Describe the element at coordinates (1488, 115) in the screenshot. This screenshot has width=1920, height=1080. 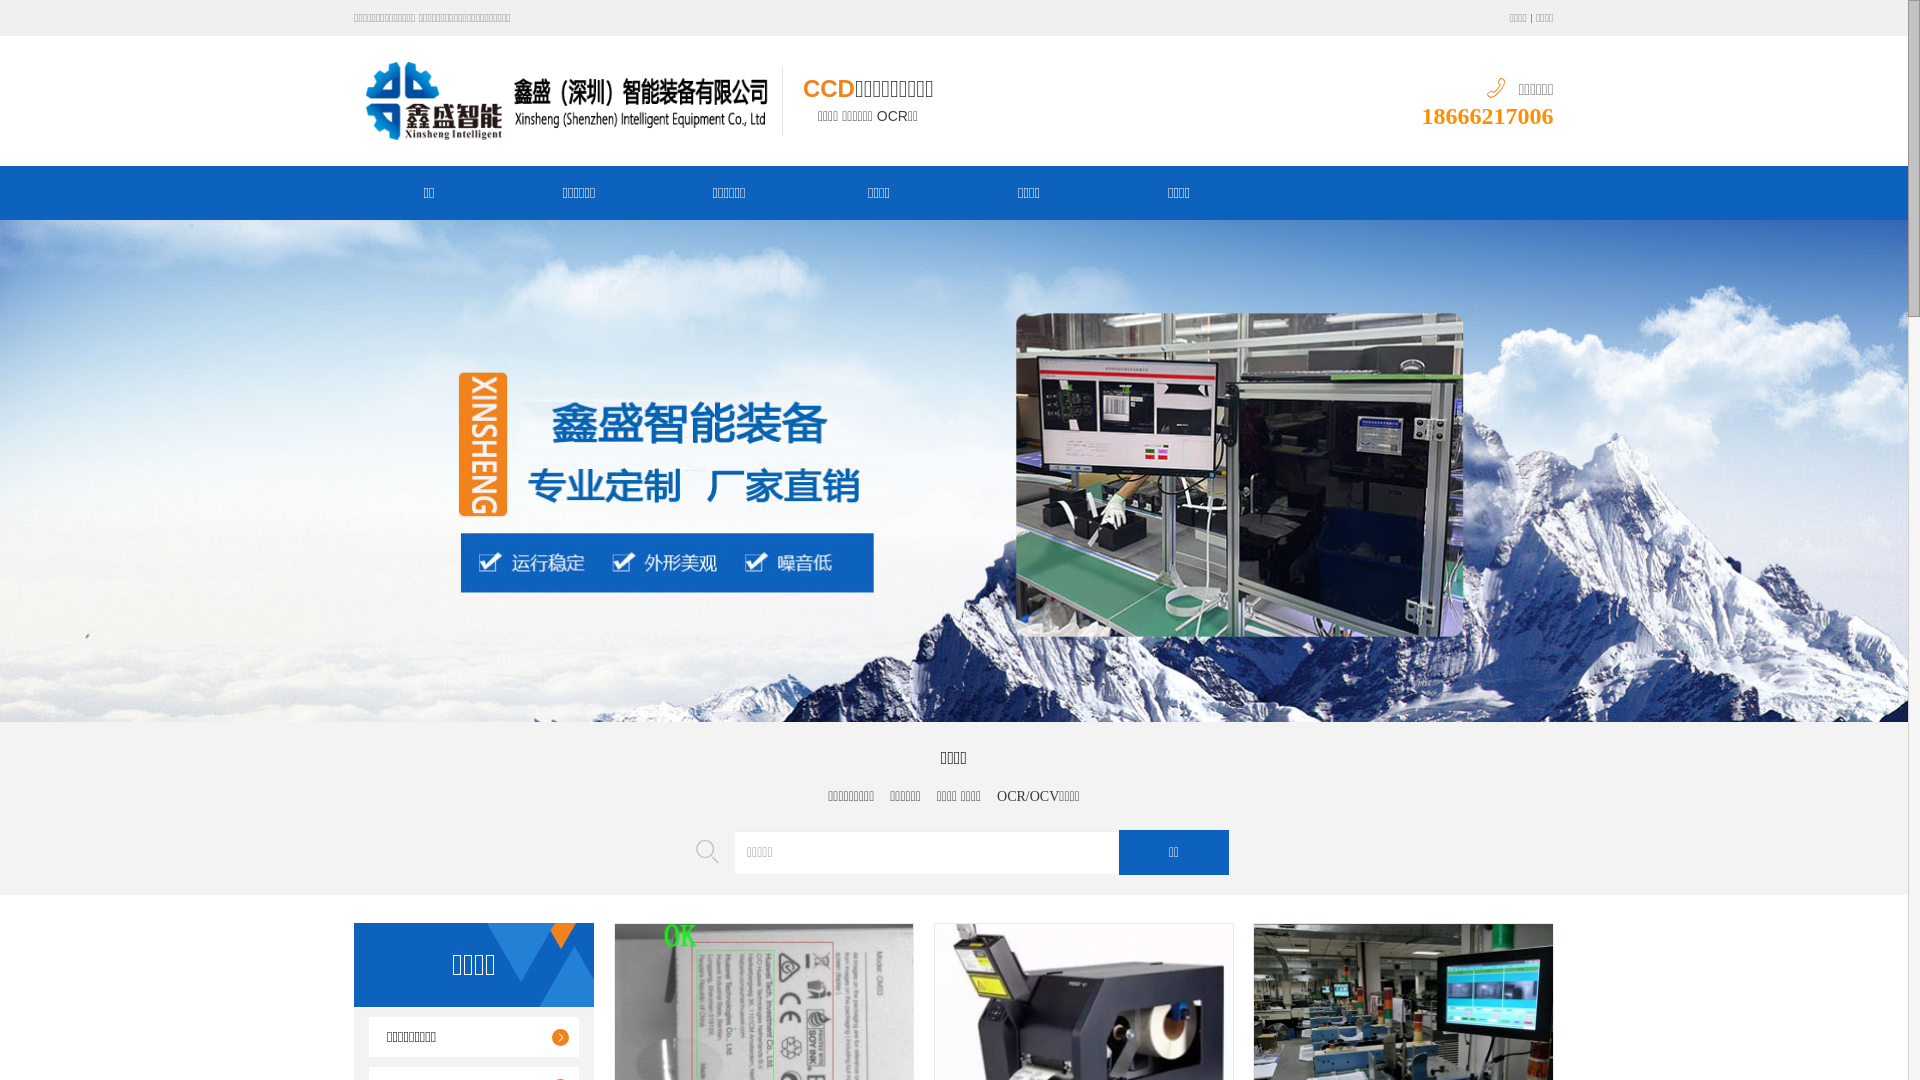
I see `'18666217006'` at that location.